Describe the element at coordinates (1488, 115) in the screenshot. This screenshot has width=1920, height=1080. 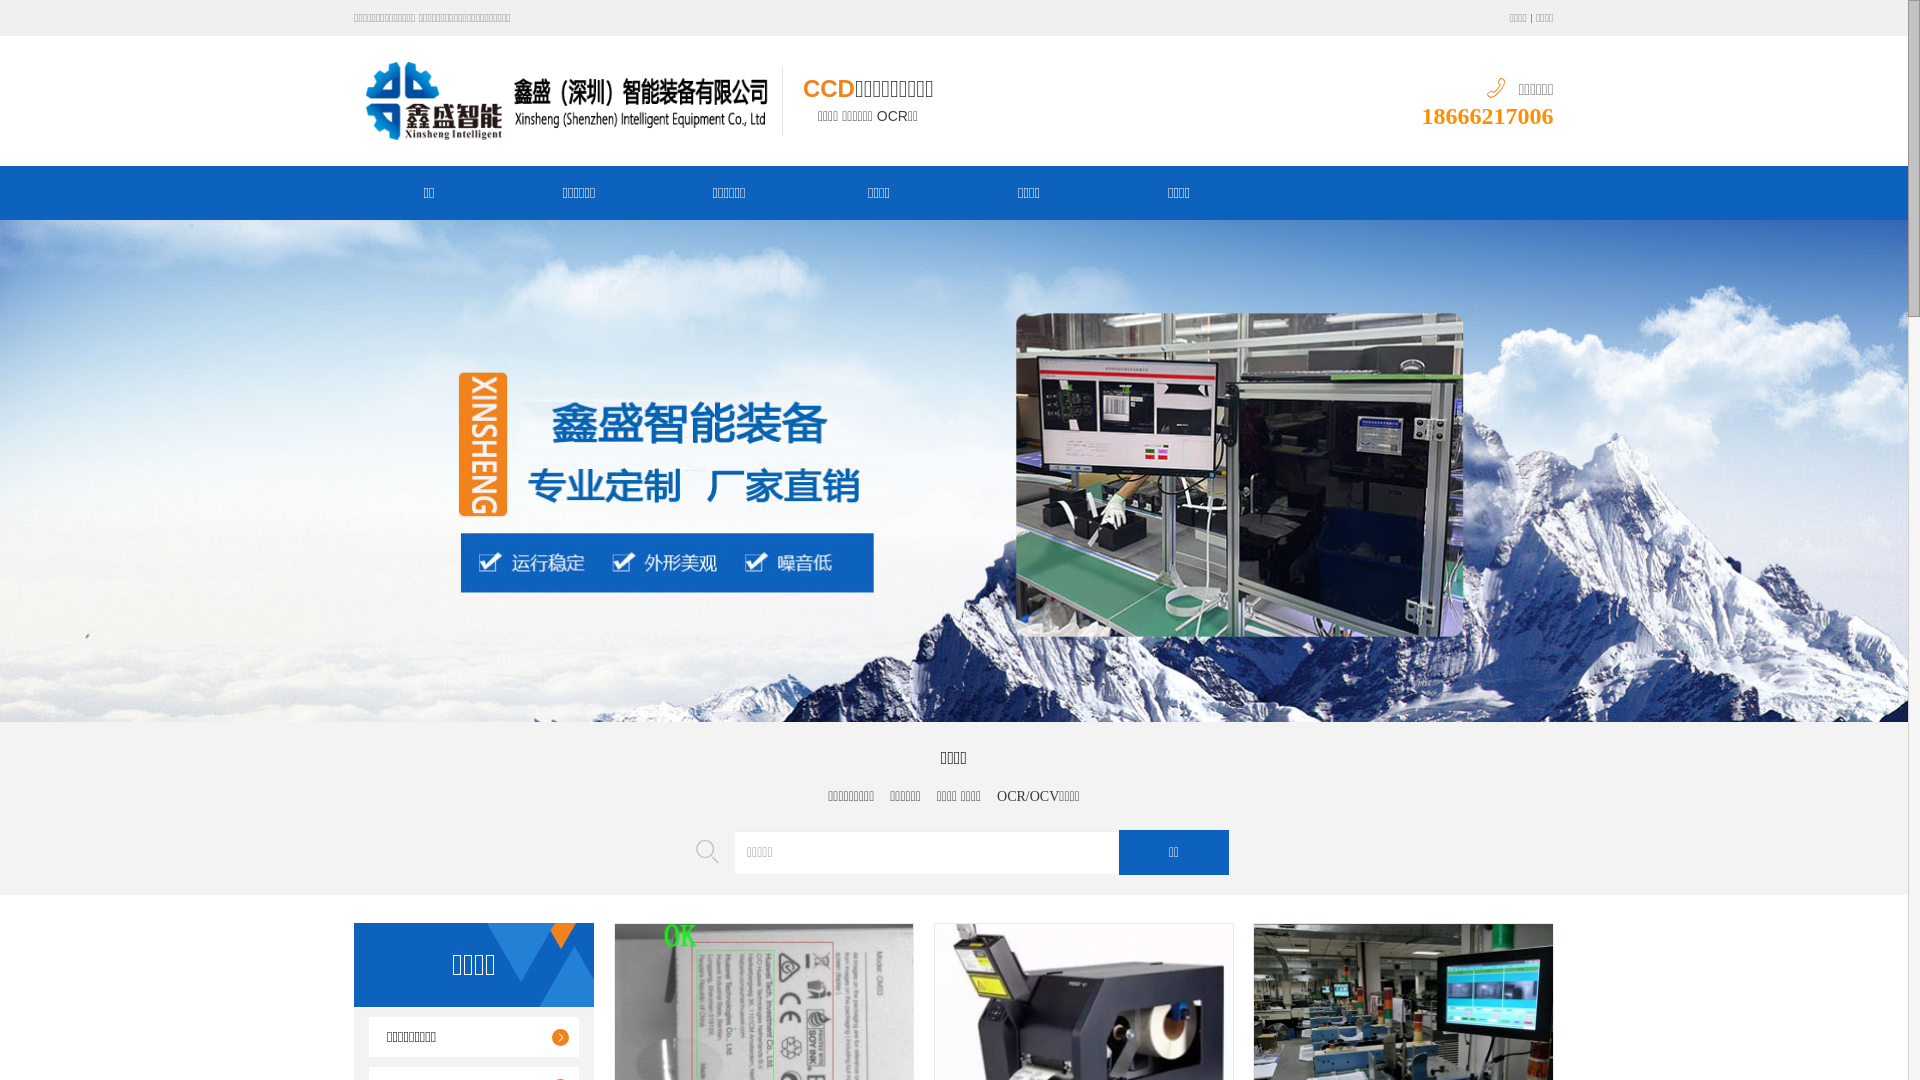
I see `'18666217006'` at that location.